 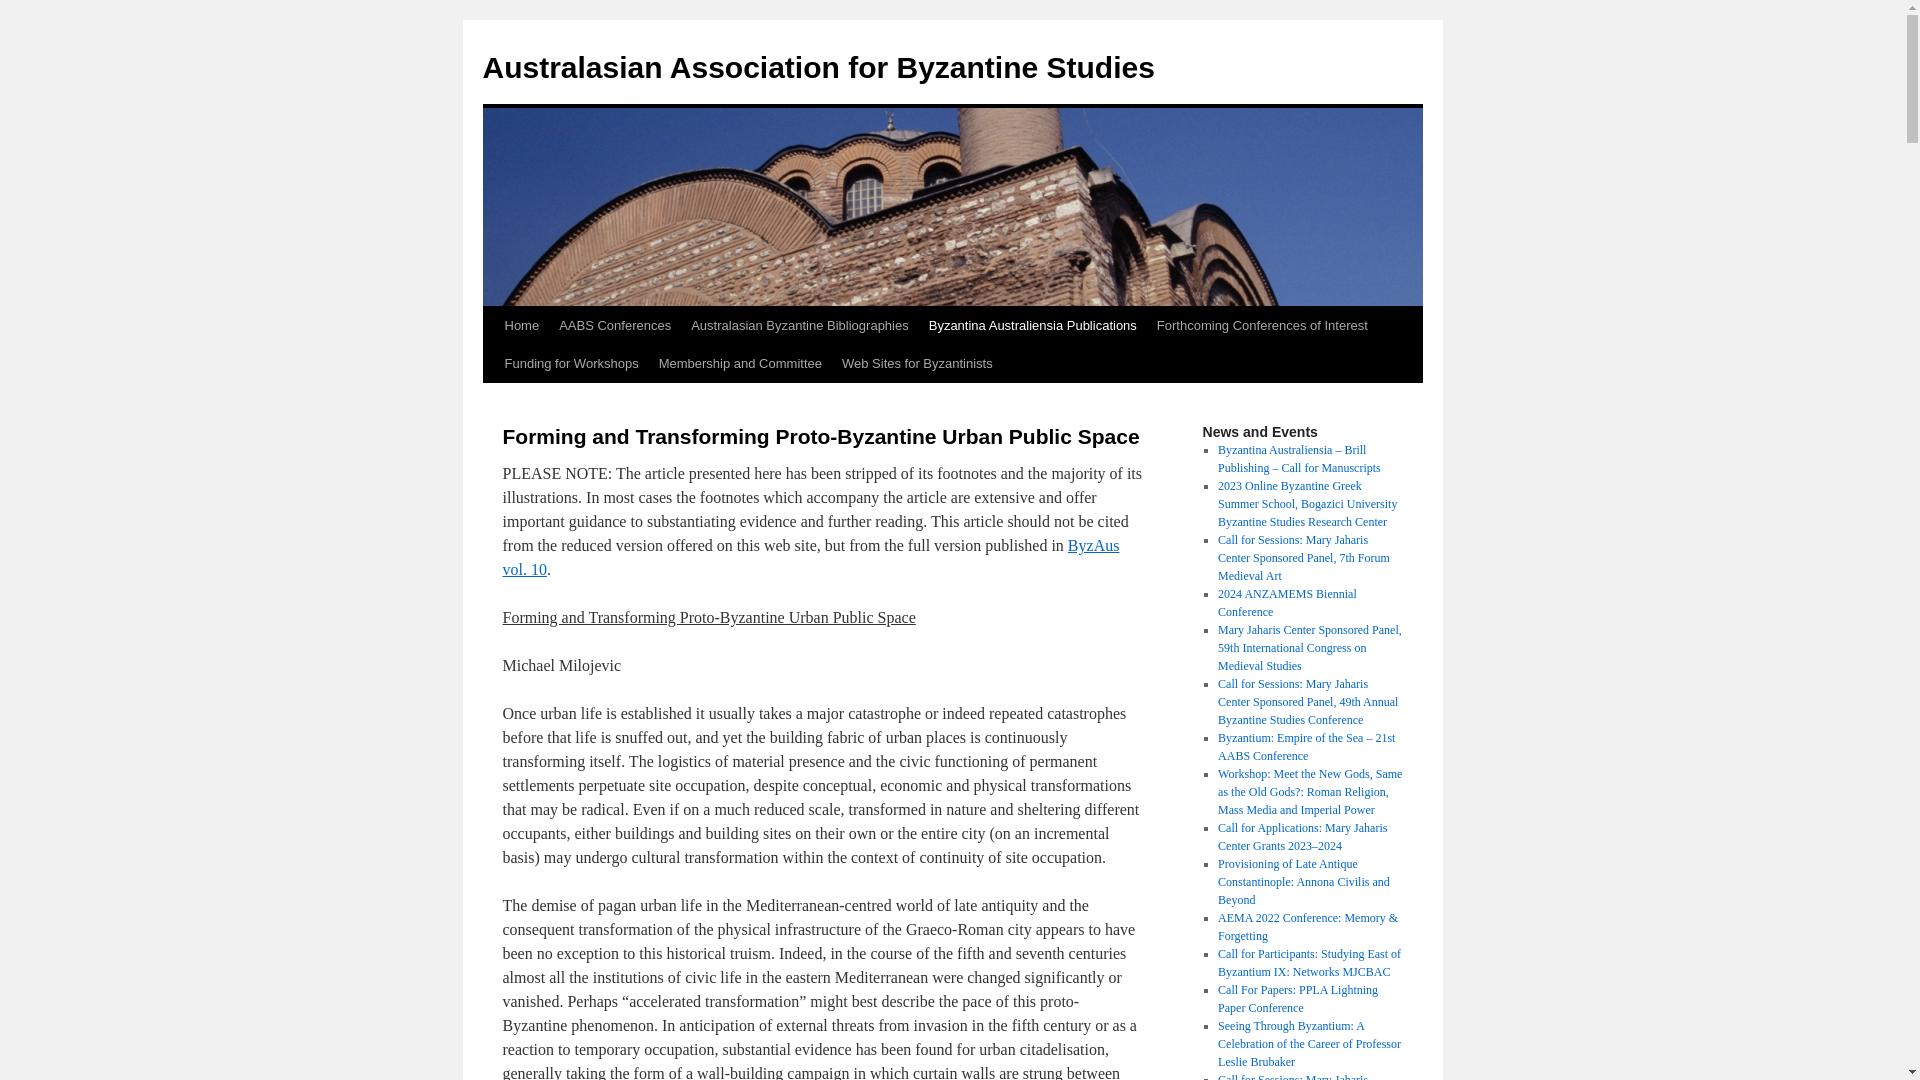 What do you see at coordinates (739, 363) in the screenshot?
I see `'Membership and Committee'` at bounding box center [739, 363].